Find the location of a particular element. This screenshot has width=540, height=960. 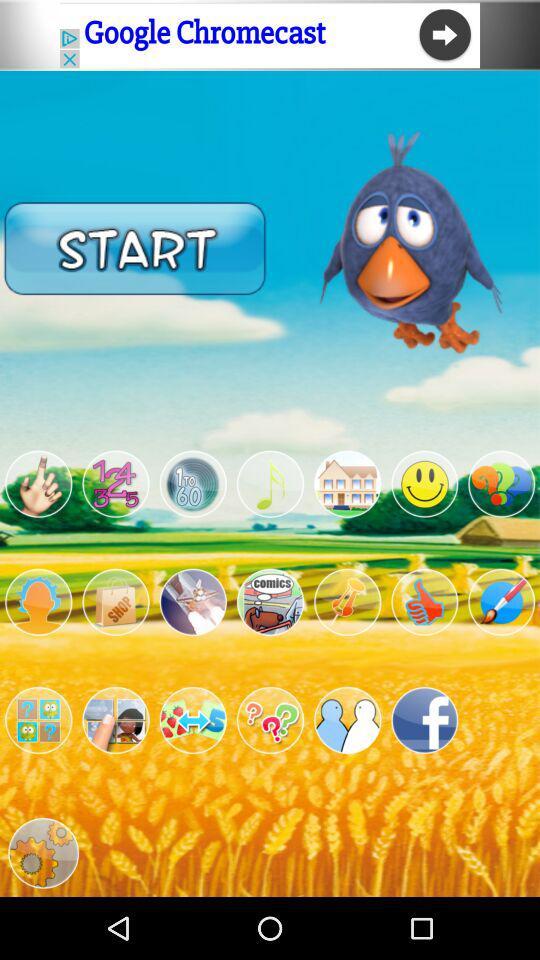

game mode is located at coordinates (346, 483).